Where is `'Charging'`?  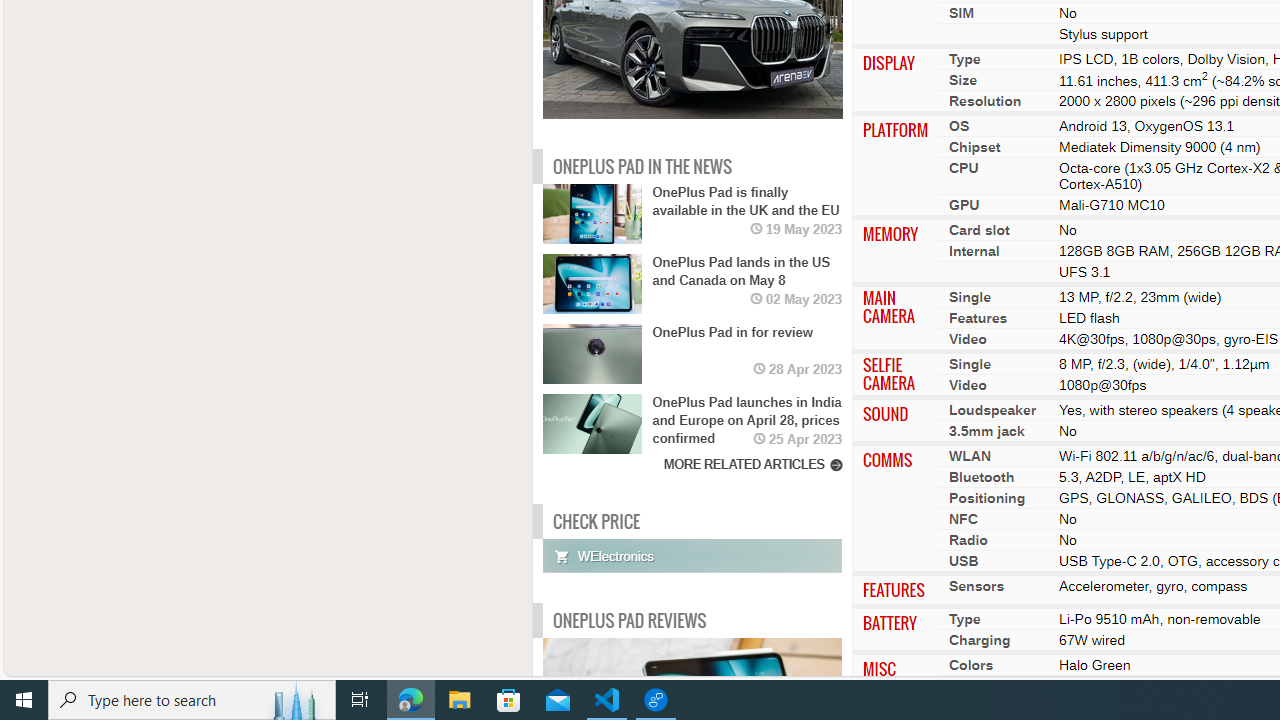 'Charging' is located at coordinates (979, 640).